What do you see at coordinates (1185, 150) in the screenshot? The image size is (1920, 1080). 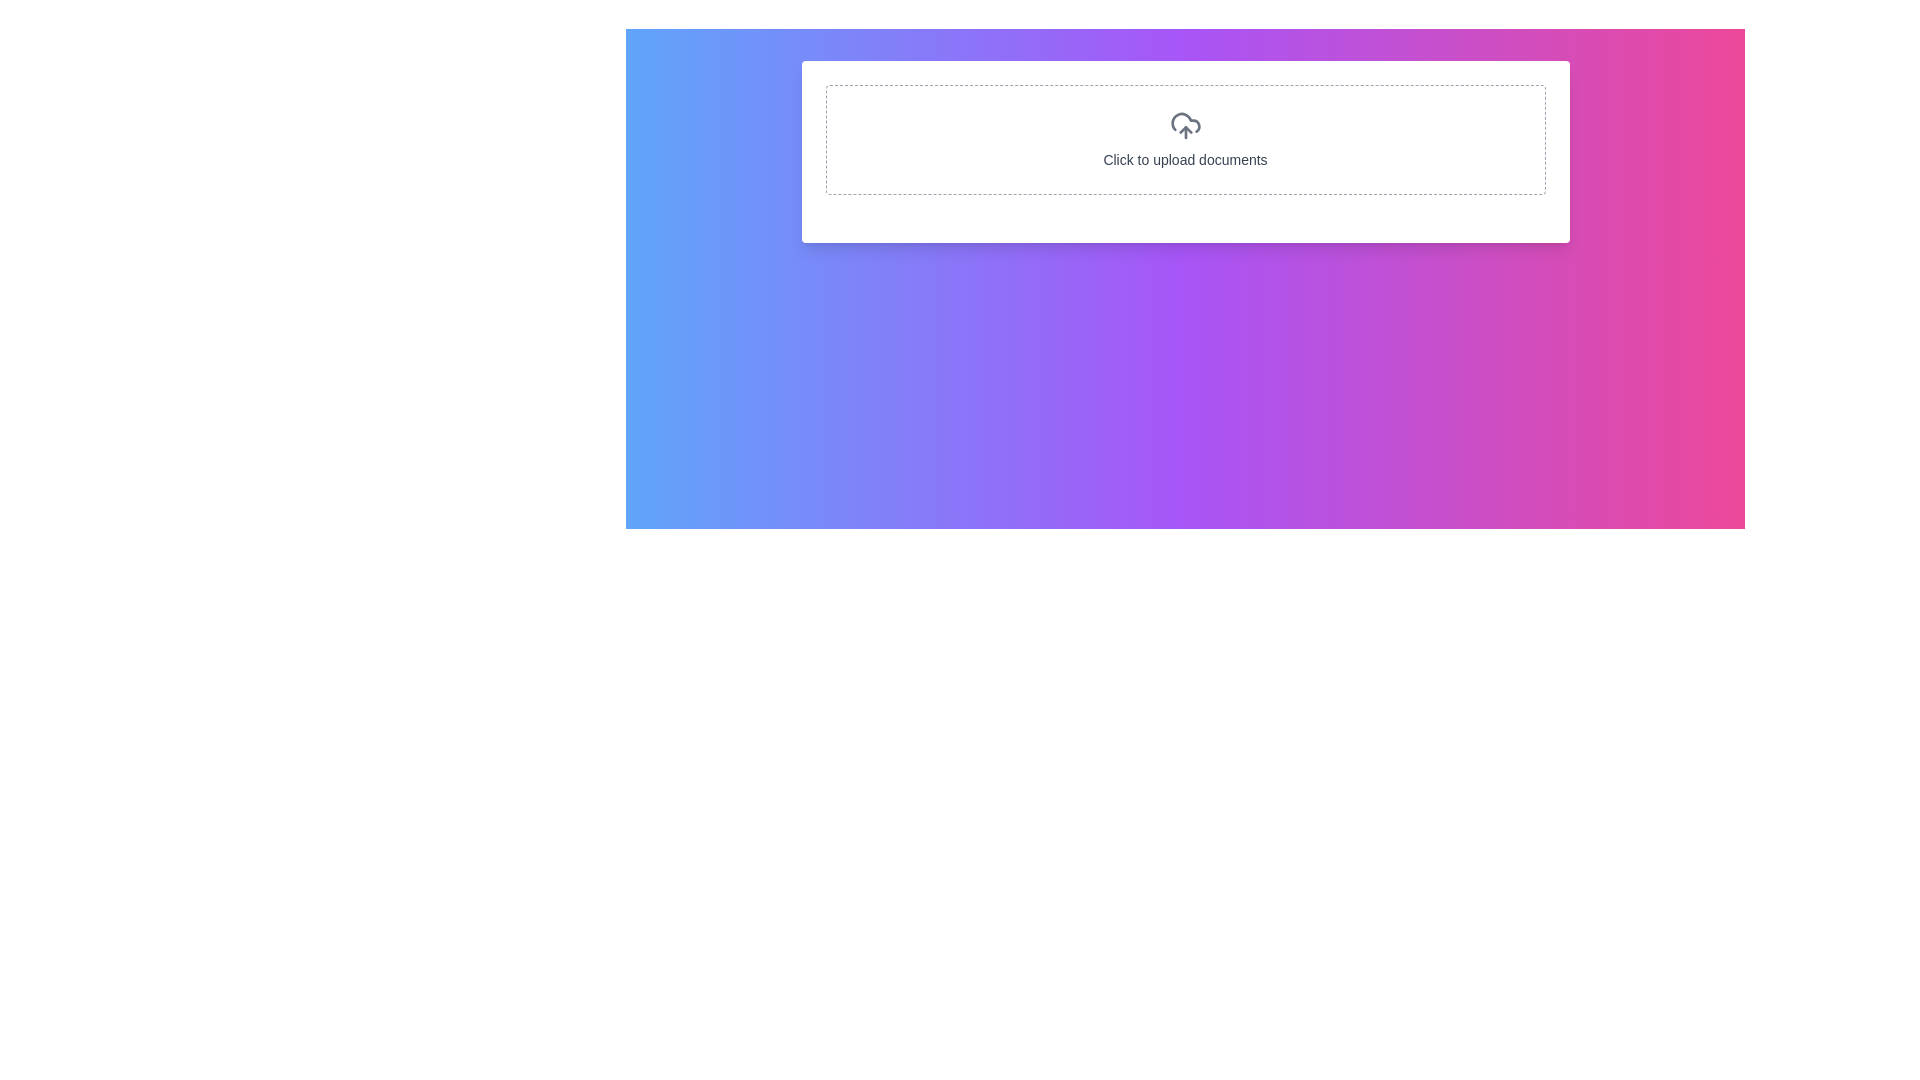 I see `the Upload button, which is a white rectangular area with rounded corners and contains an upload icon and the label 'Click to upload documents'` at bounding box center [1185, 150].